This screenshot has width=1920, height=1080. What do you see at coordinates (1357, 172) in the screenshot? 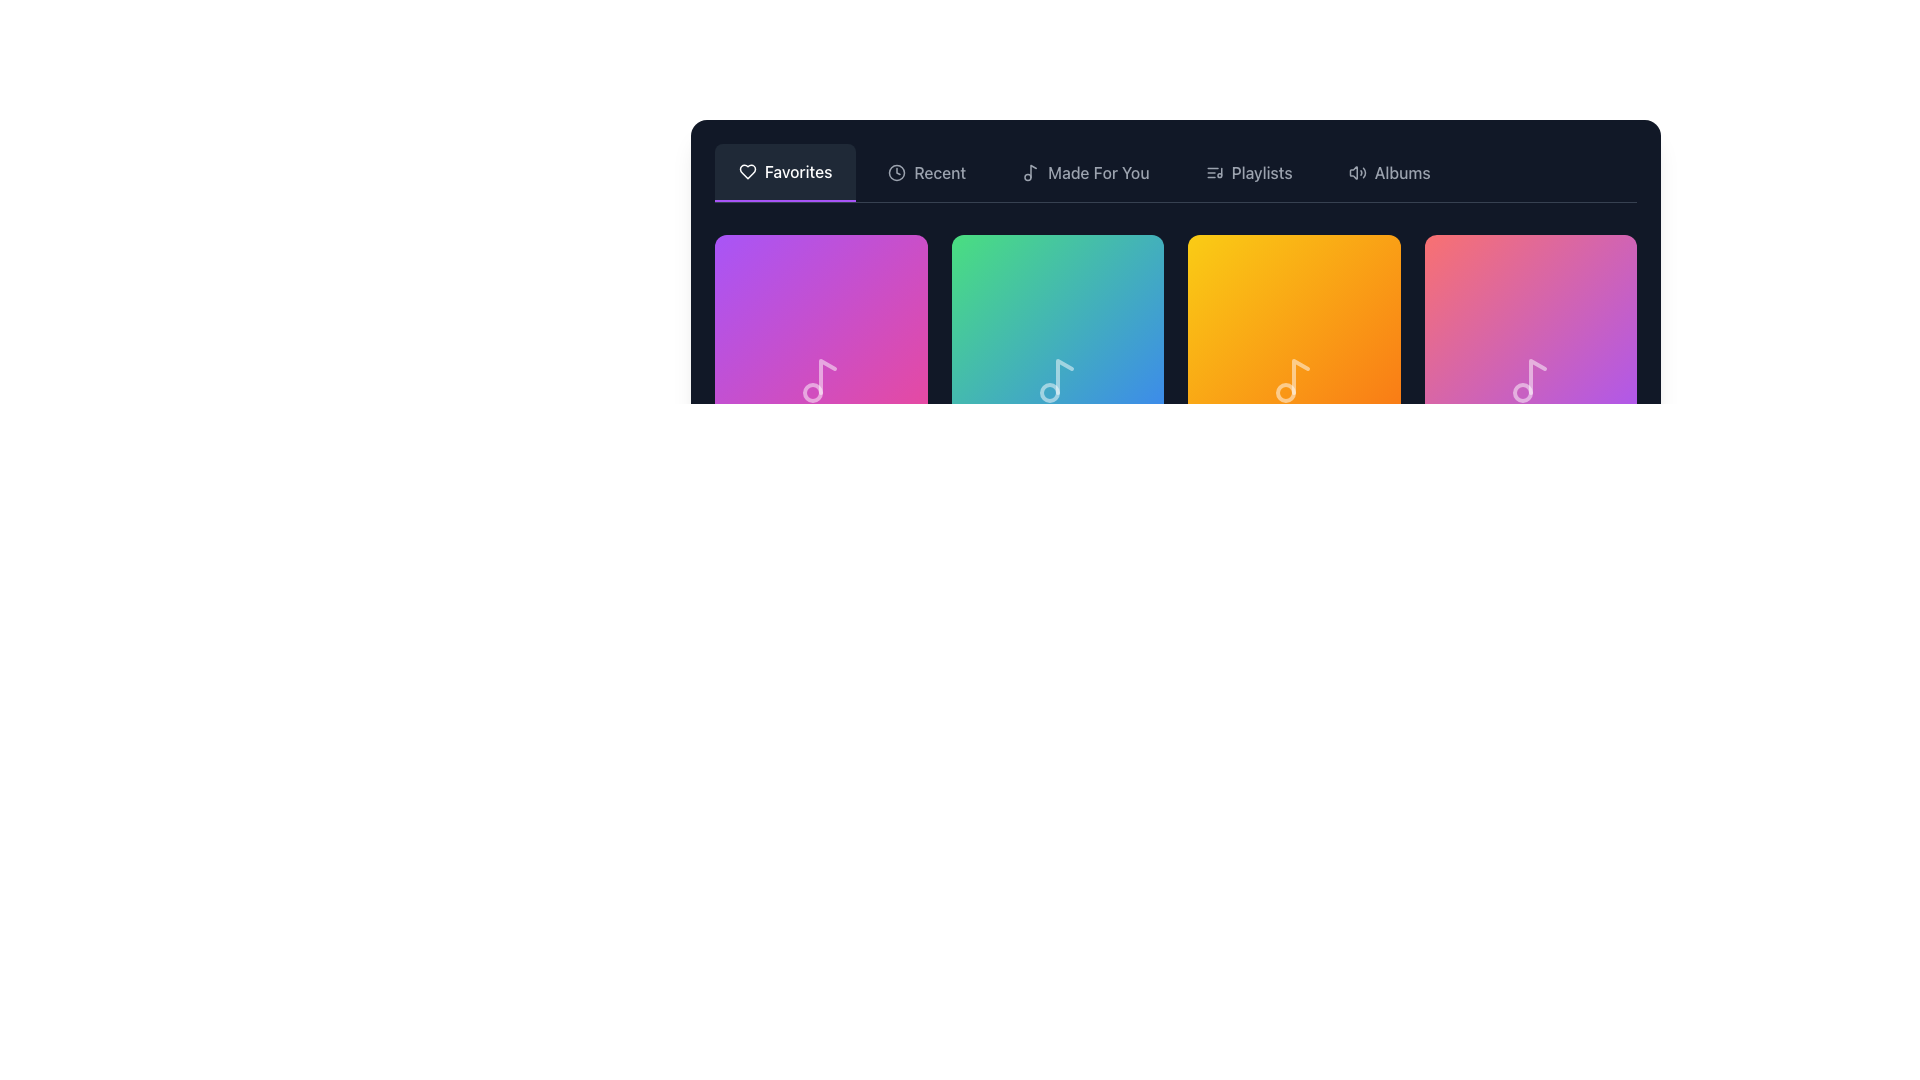
I see `the 'Albums' menu option, which is represented by an icon located at the rightmost position in the horizontal list of menu options` at bounding box center [1357, 172].